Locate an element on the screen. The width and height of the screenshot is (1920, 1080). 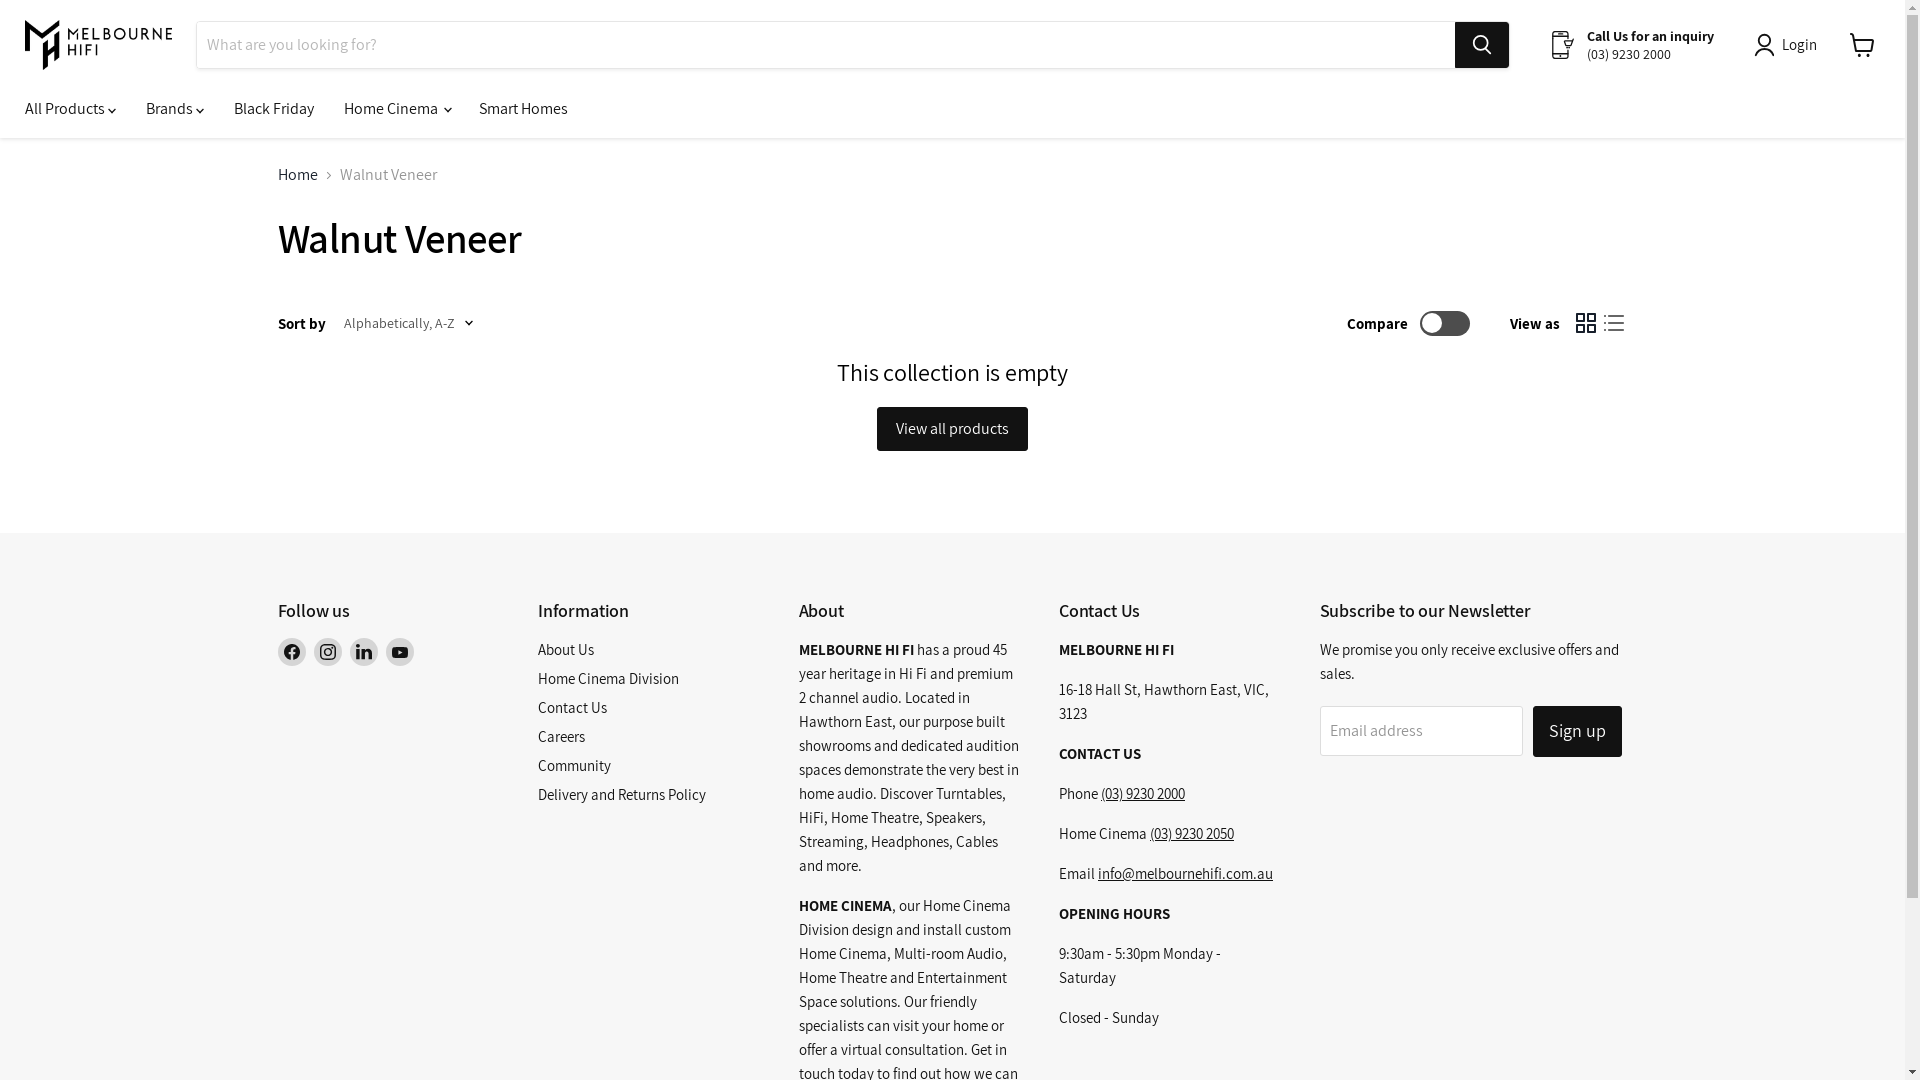
'info@melbournehifi.com.au' is located at coordinates (1097, 872).